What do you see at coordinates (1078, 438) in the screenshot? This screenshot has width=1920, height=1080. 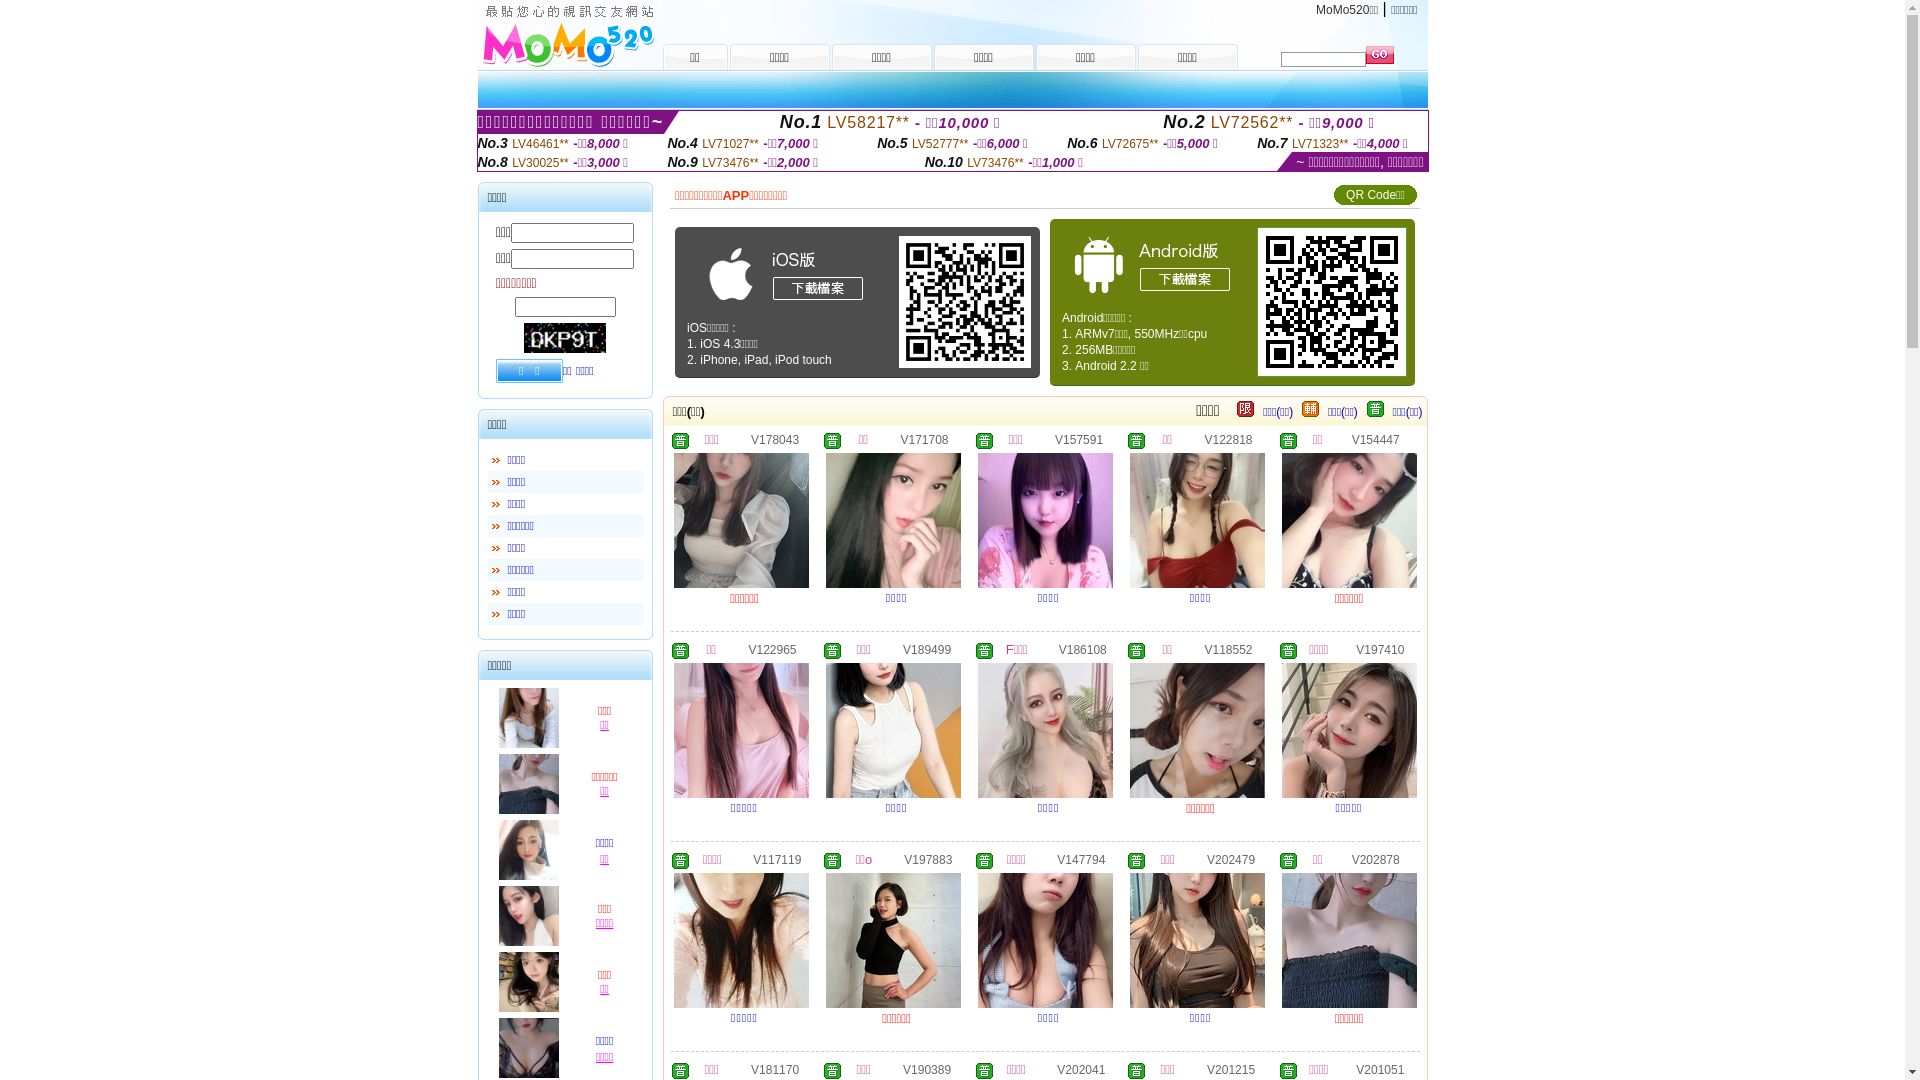 I see `'V157591'` at bounding box center [1078, 438].